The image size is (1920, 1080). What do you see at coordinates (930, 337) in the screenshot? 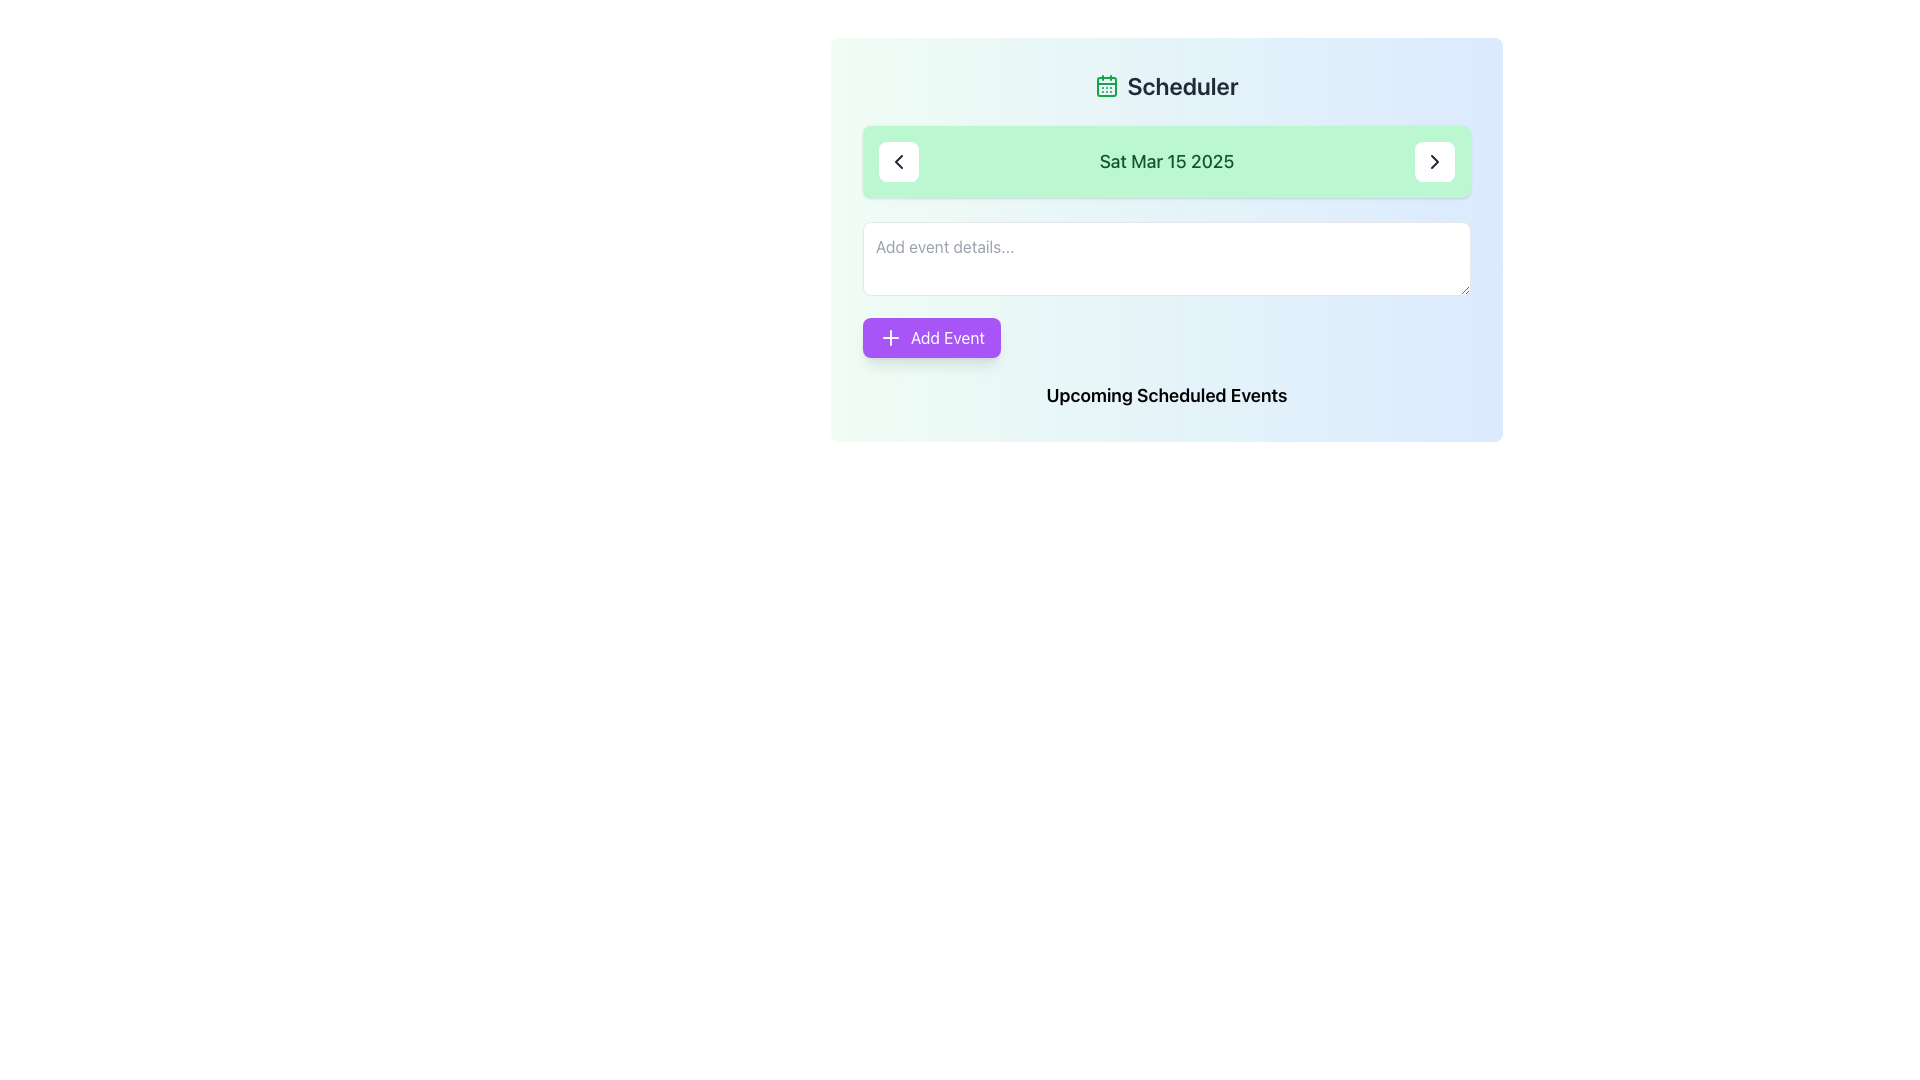
I see `the button located at the bottom left of the interface` at bounding box center [930, 337].